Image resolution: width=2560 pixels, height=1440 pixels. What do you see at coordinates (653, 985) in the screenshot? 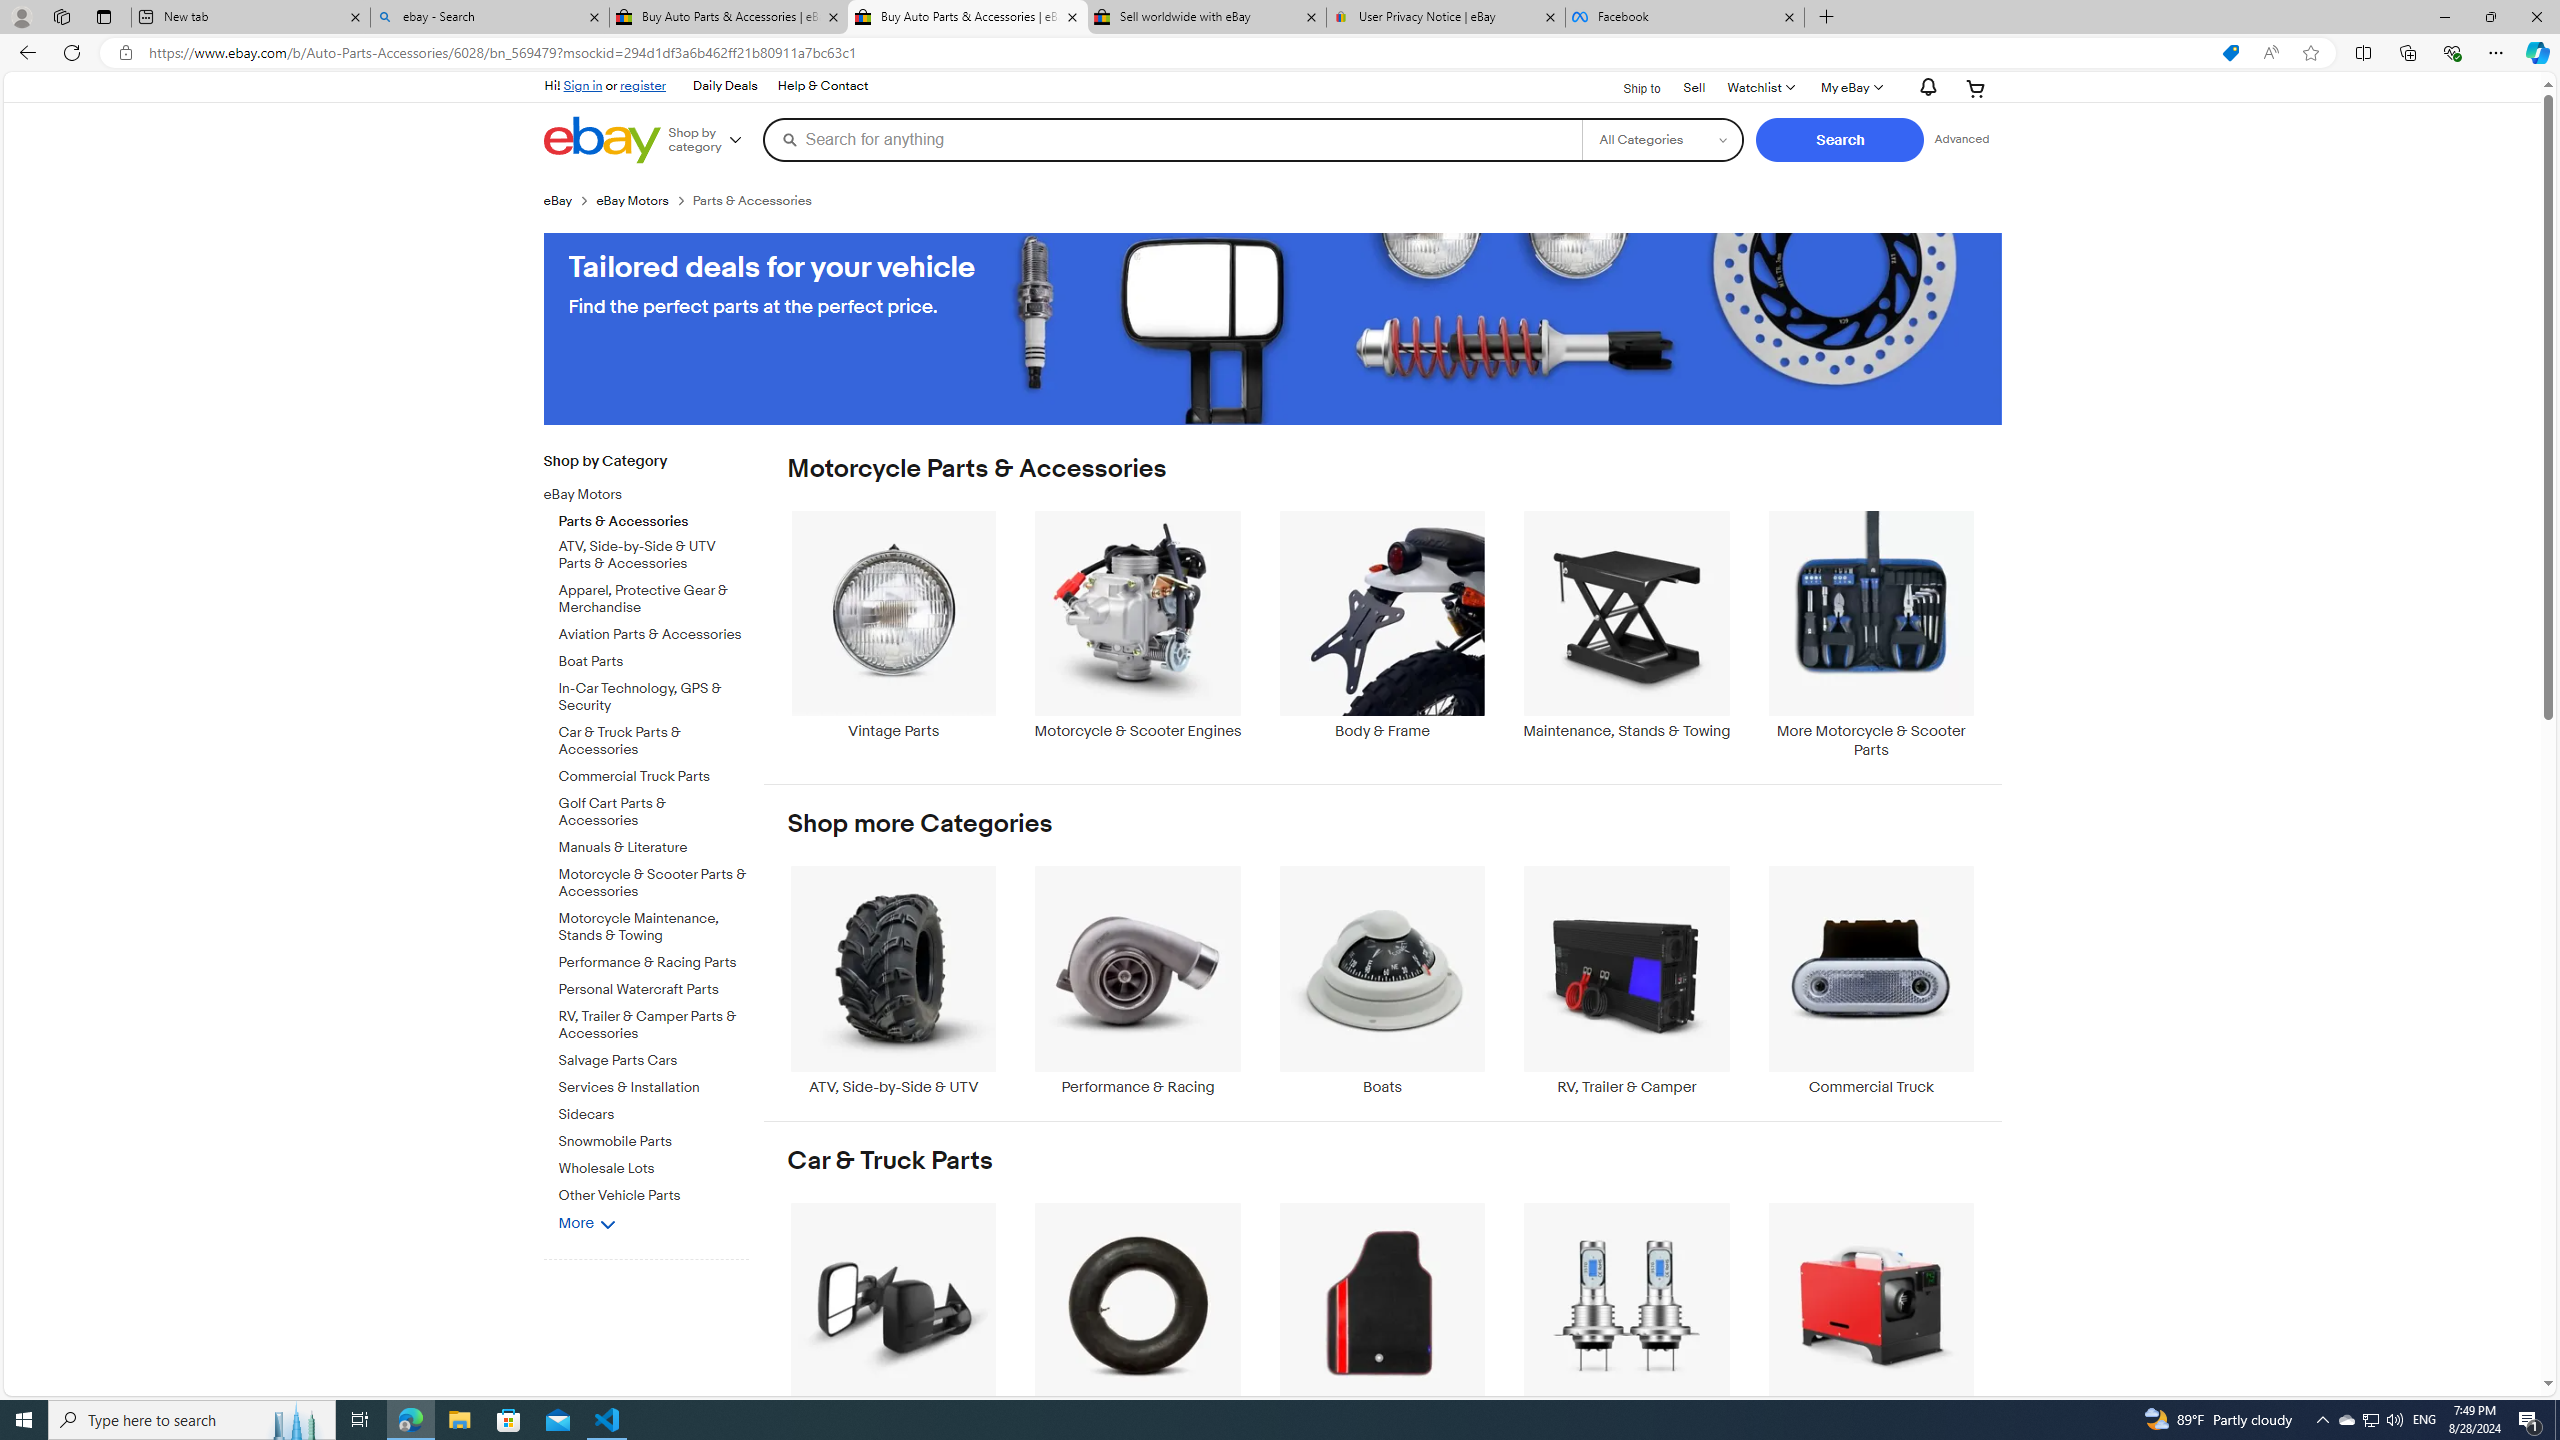
I see `'Personal Watercraft Parts'` at bounding box center [653, 985].